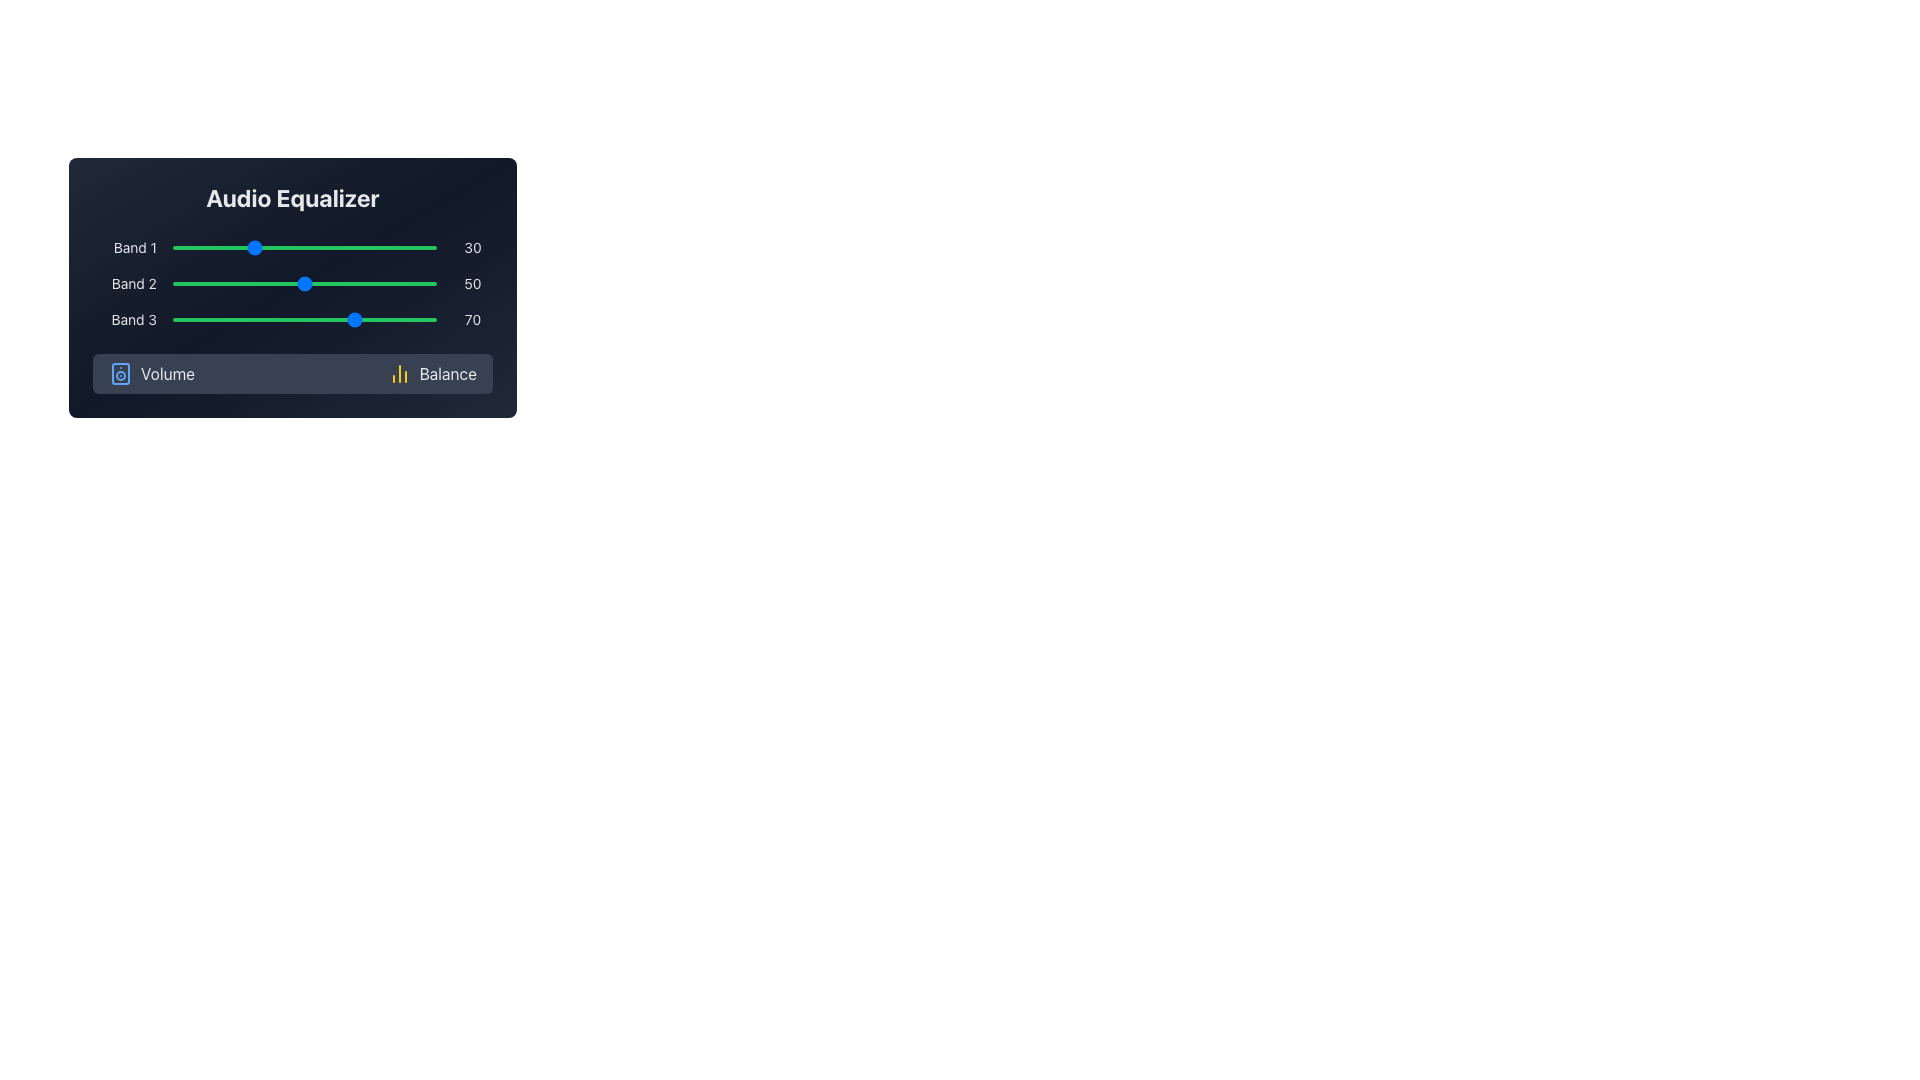  Describe the element at coordinates (472, 246) in the screenshot. I see `the Text Label displaying the current value (30) for the audio equalizer slider associated with 'Band 1', which is positioned to the right of the slider` at that location.